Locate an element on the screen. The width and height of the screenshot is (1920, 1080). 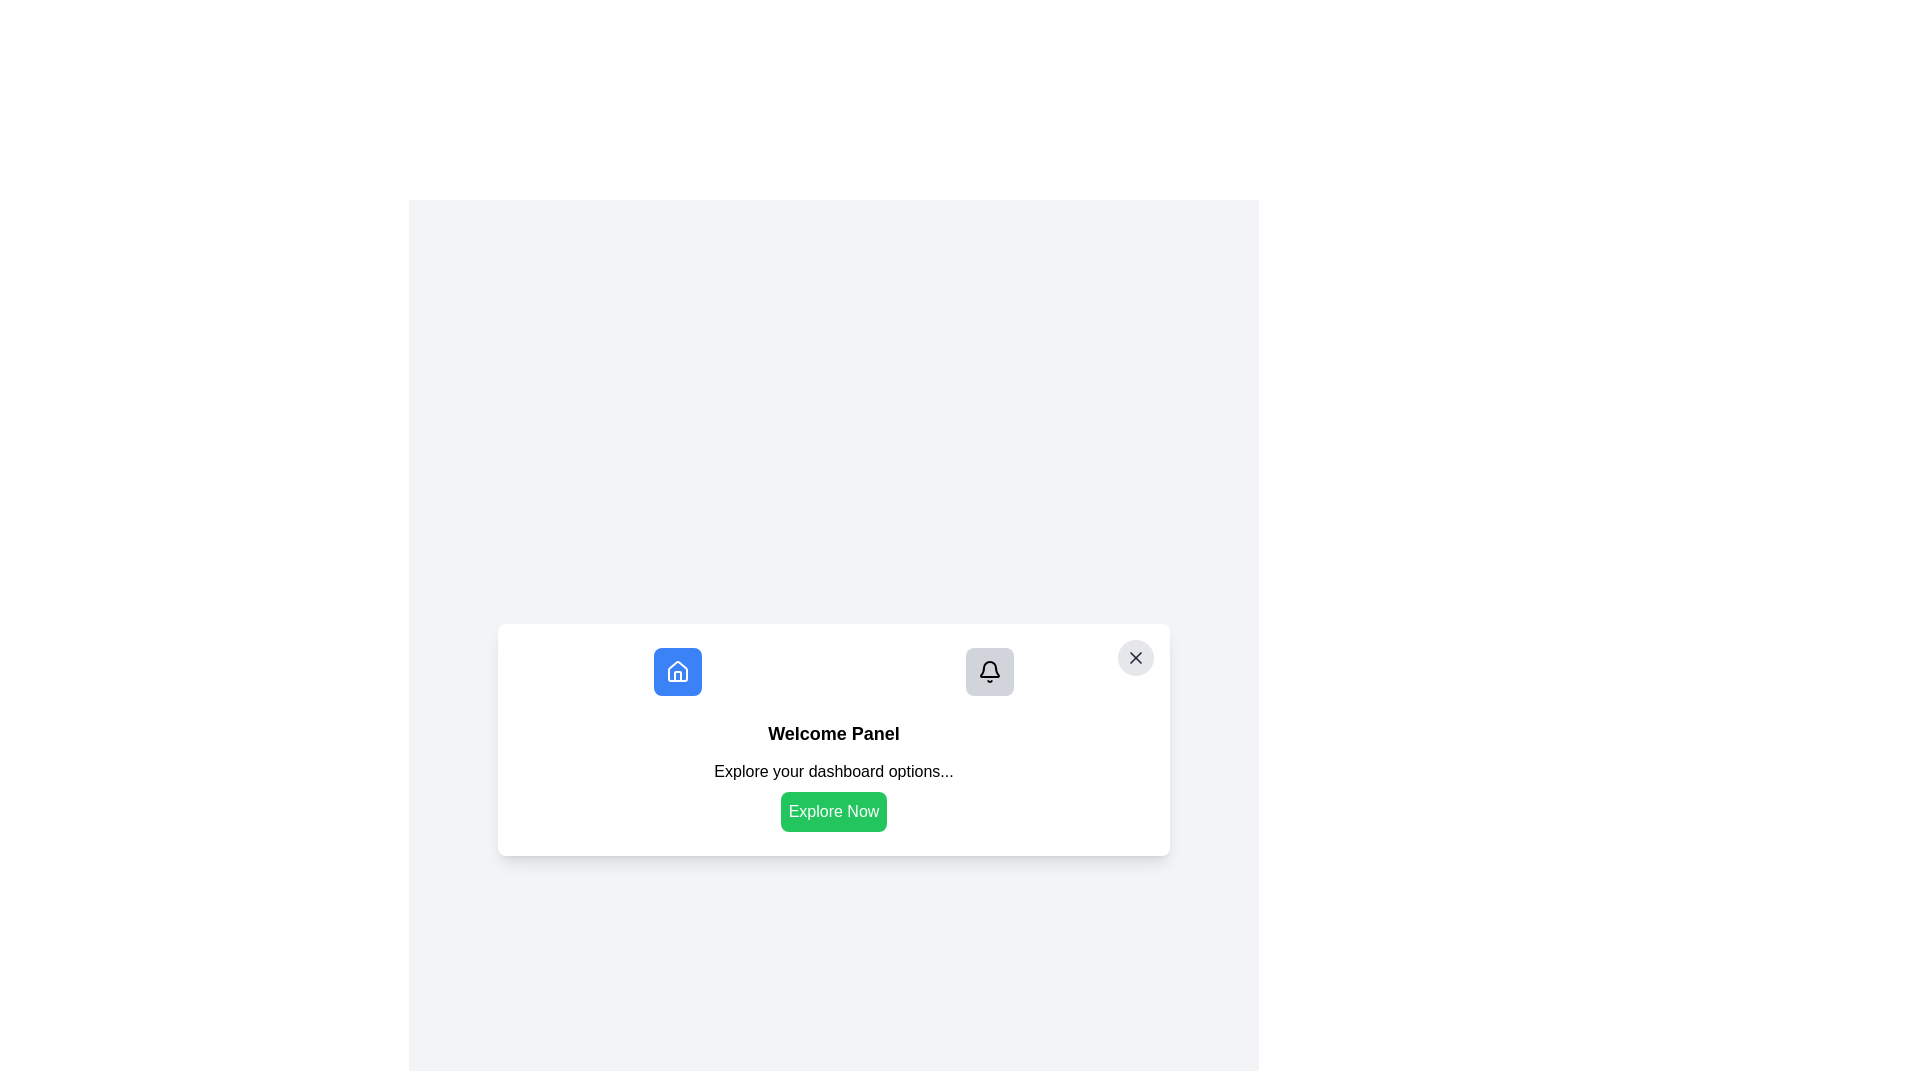
the close icon located at the top right corner of the white card interface, which is represented by an 'X' graphic is located at coordinates (1136, 658).